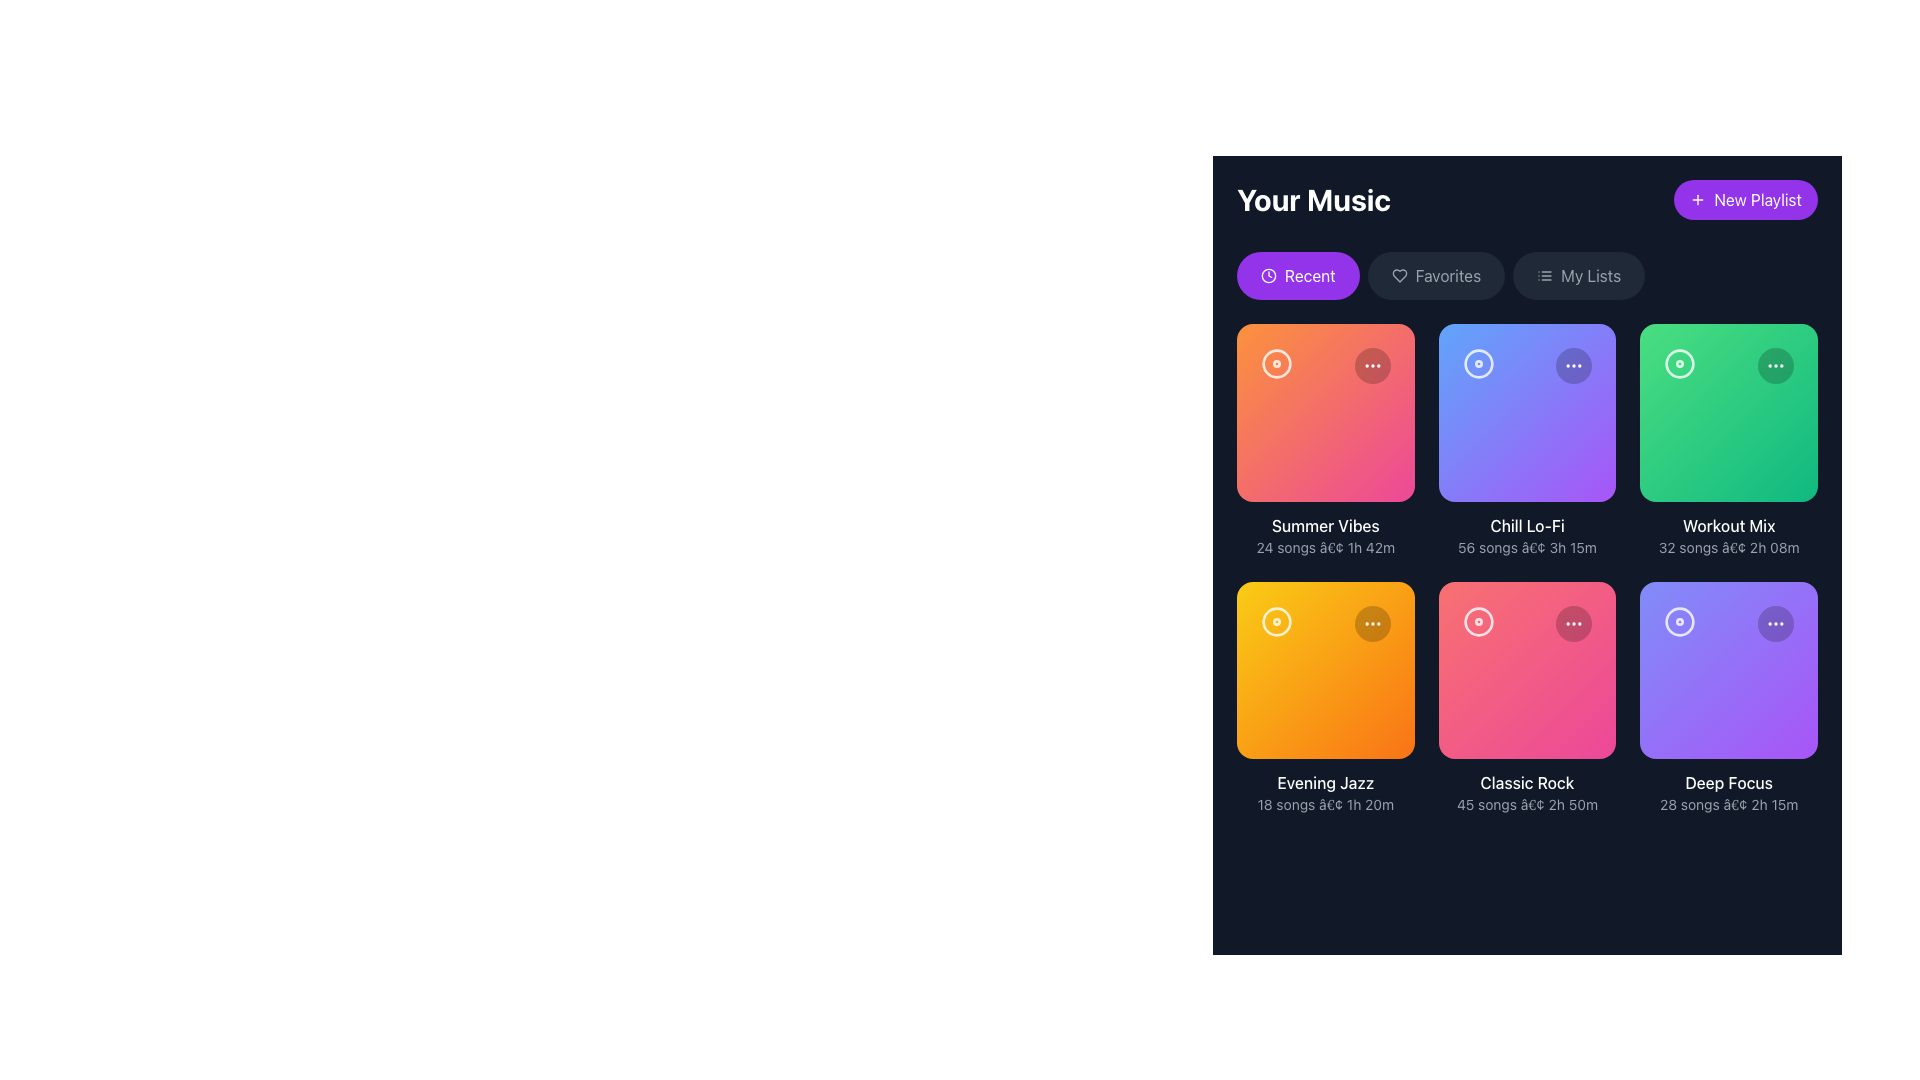  I want to click on the text label displaying '56 songs • 3h 15m', which is located below the title 'Chill Lo-Fi' in the playlist card layout, so click(1526, 547).